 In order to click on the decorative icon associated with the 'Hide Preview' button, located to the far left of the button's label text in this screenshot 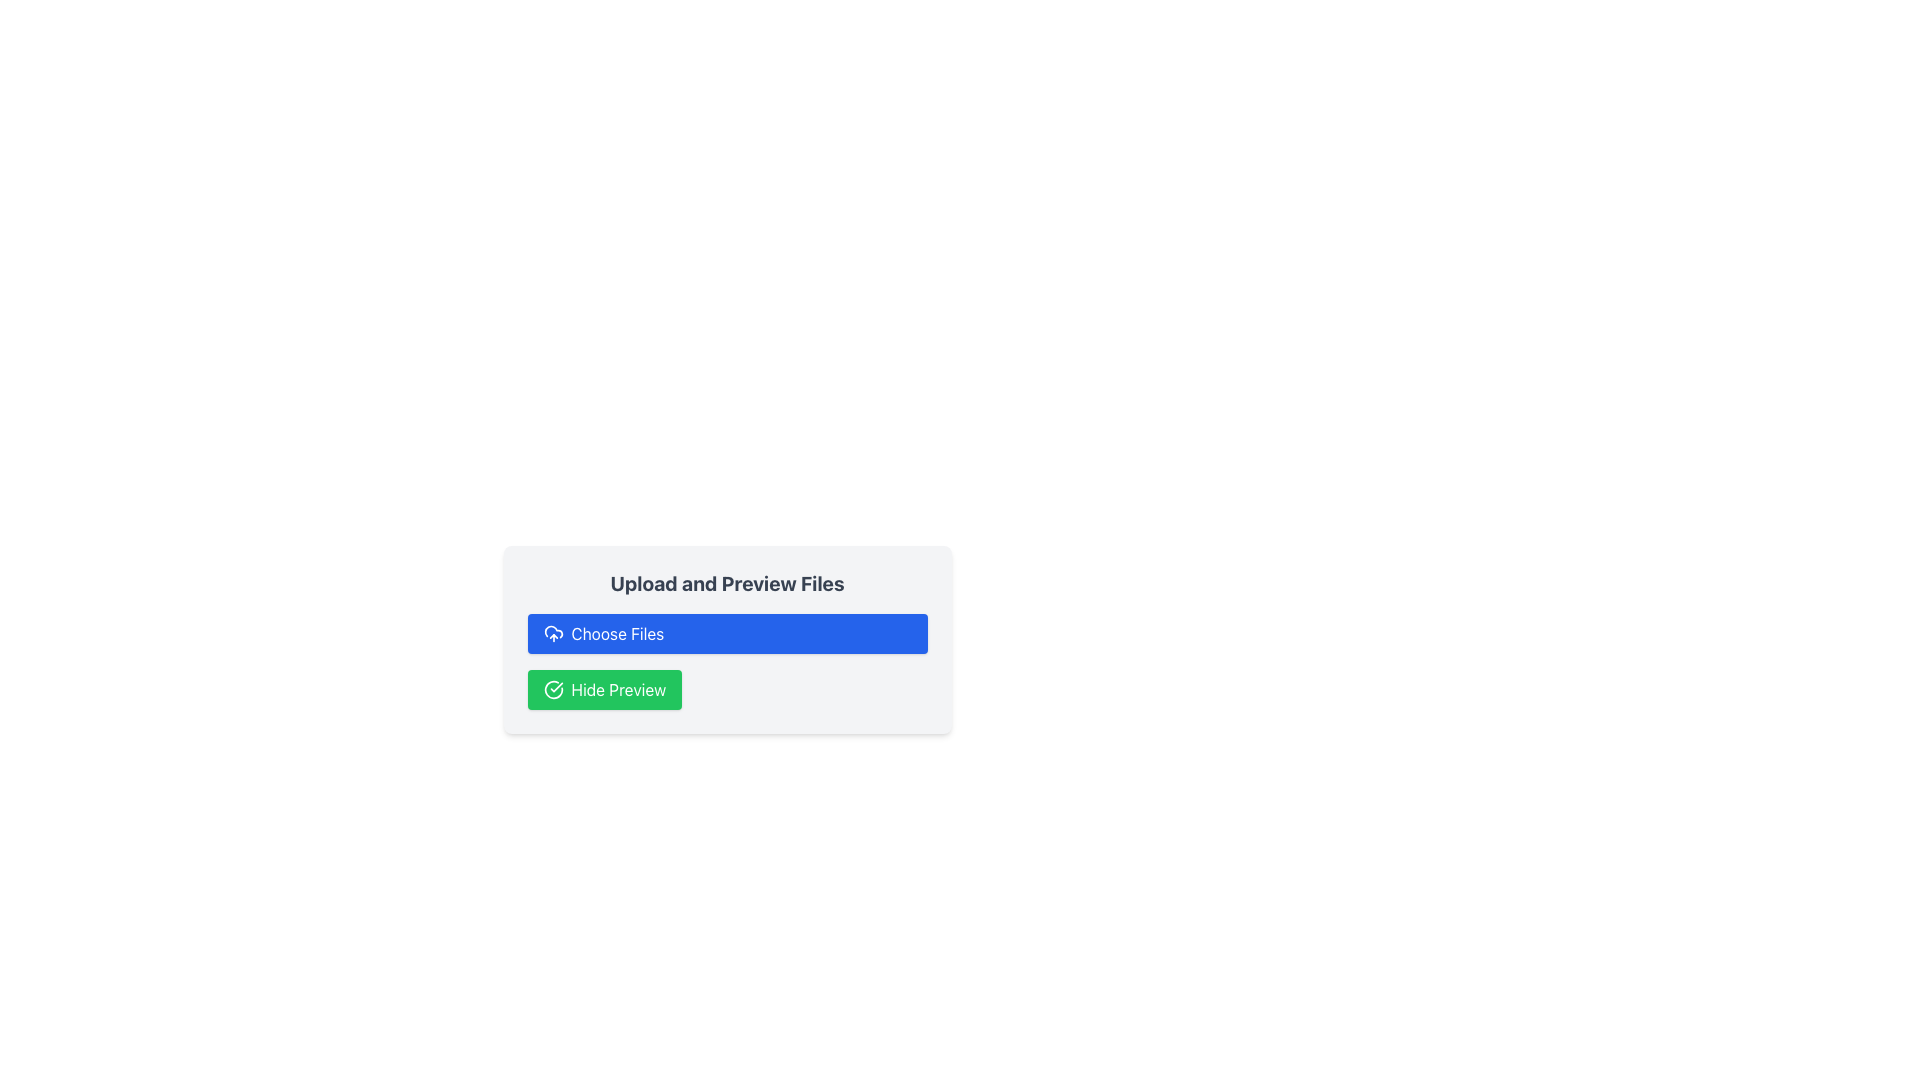, I will do `click(553, 689)`.